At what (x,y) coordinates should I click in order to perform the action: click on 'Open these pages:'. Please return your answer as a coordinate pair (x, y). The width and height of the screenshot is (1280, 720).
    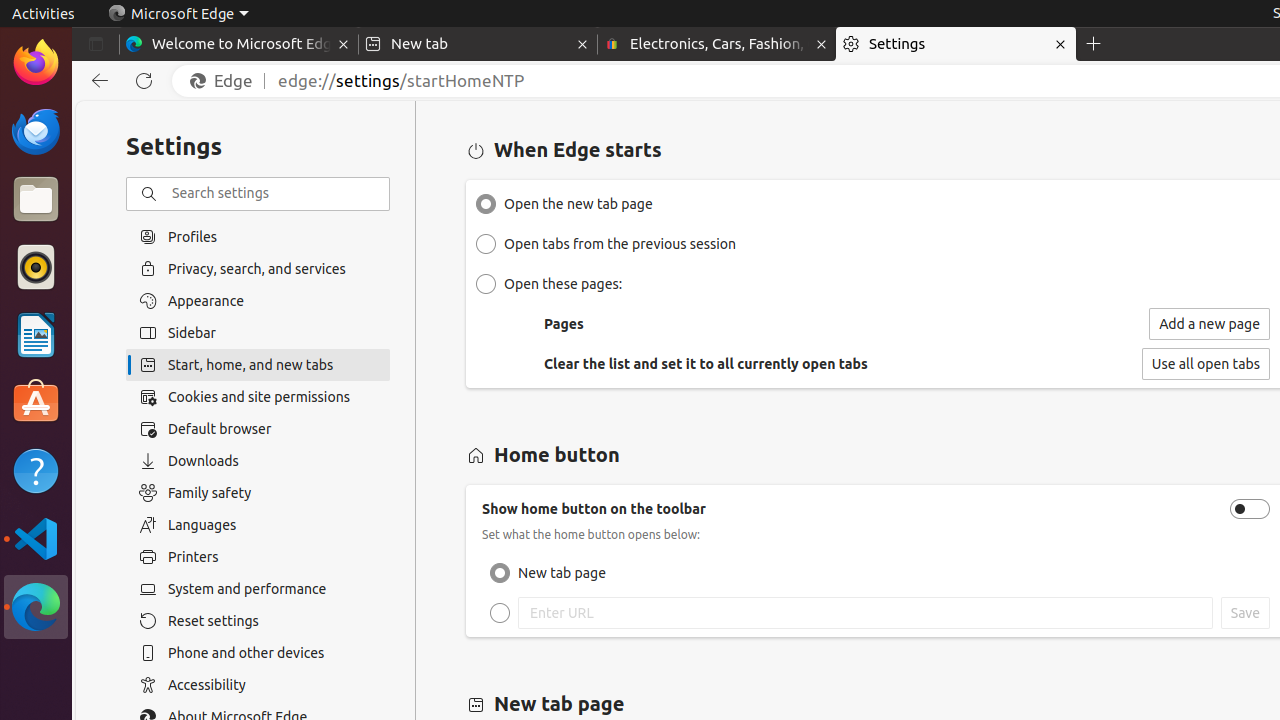
    Looking at the image, I should click on (486, 283).